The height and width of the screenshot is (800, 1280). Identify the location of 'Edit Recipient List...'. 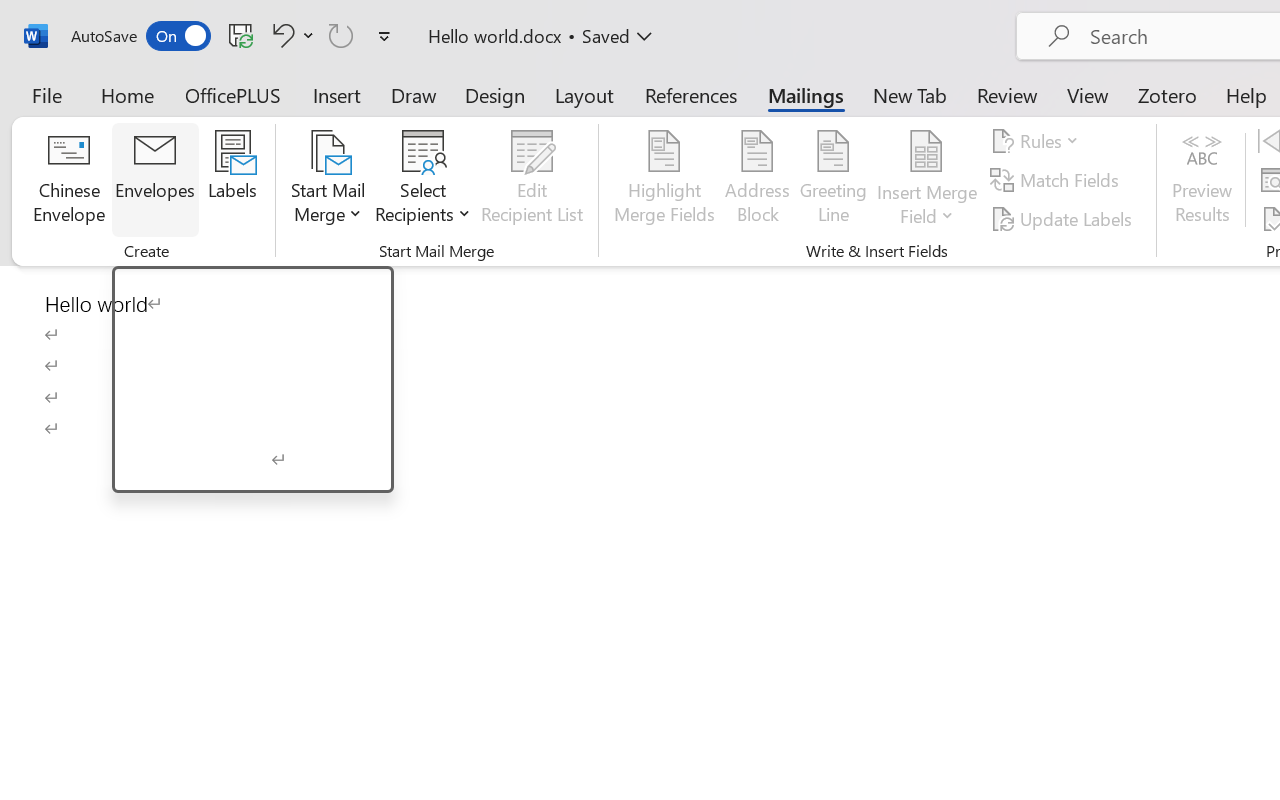
(532, 179).